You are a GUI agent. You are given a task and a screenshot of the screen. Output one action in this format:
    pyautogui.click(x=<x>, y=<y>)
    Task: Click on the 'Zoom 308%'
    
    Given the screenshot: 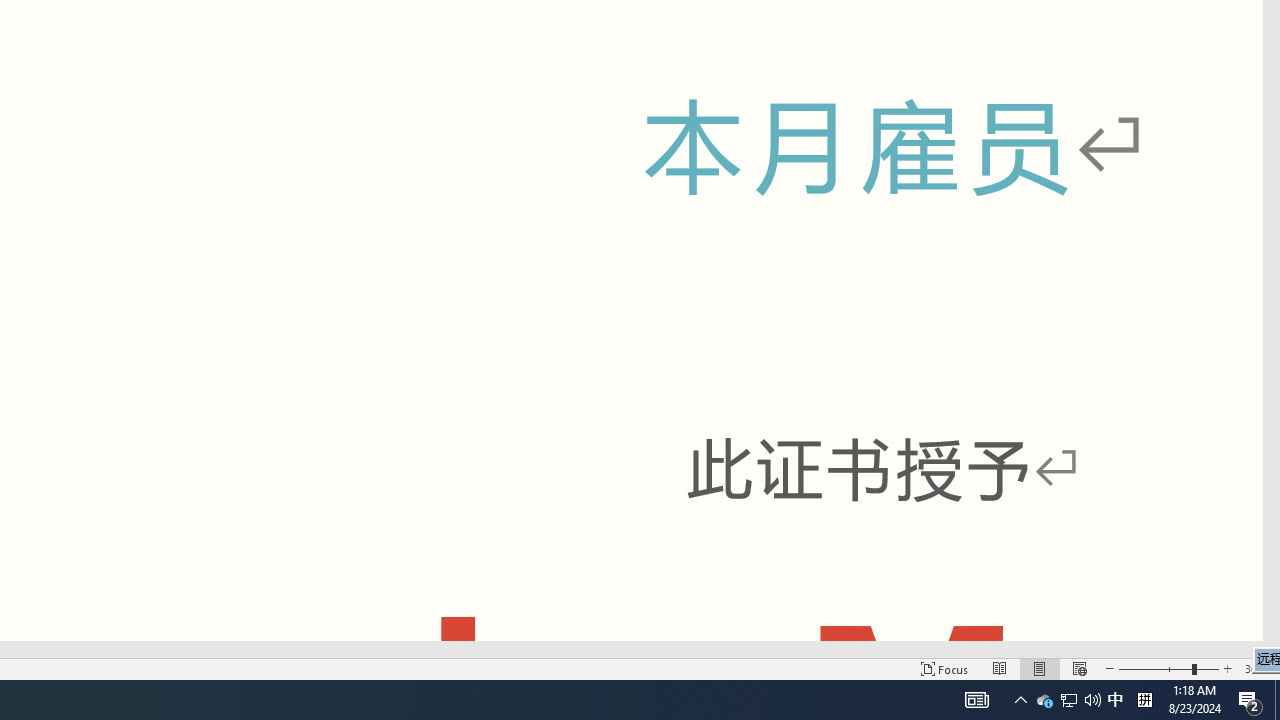 What is the action you would take?
    pyautogui.click(x=1257, y=669)
    